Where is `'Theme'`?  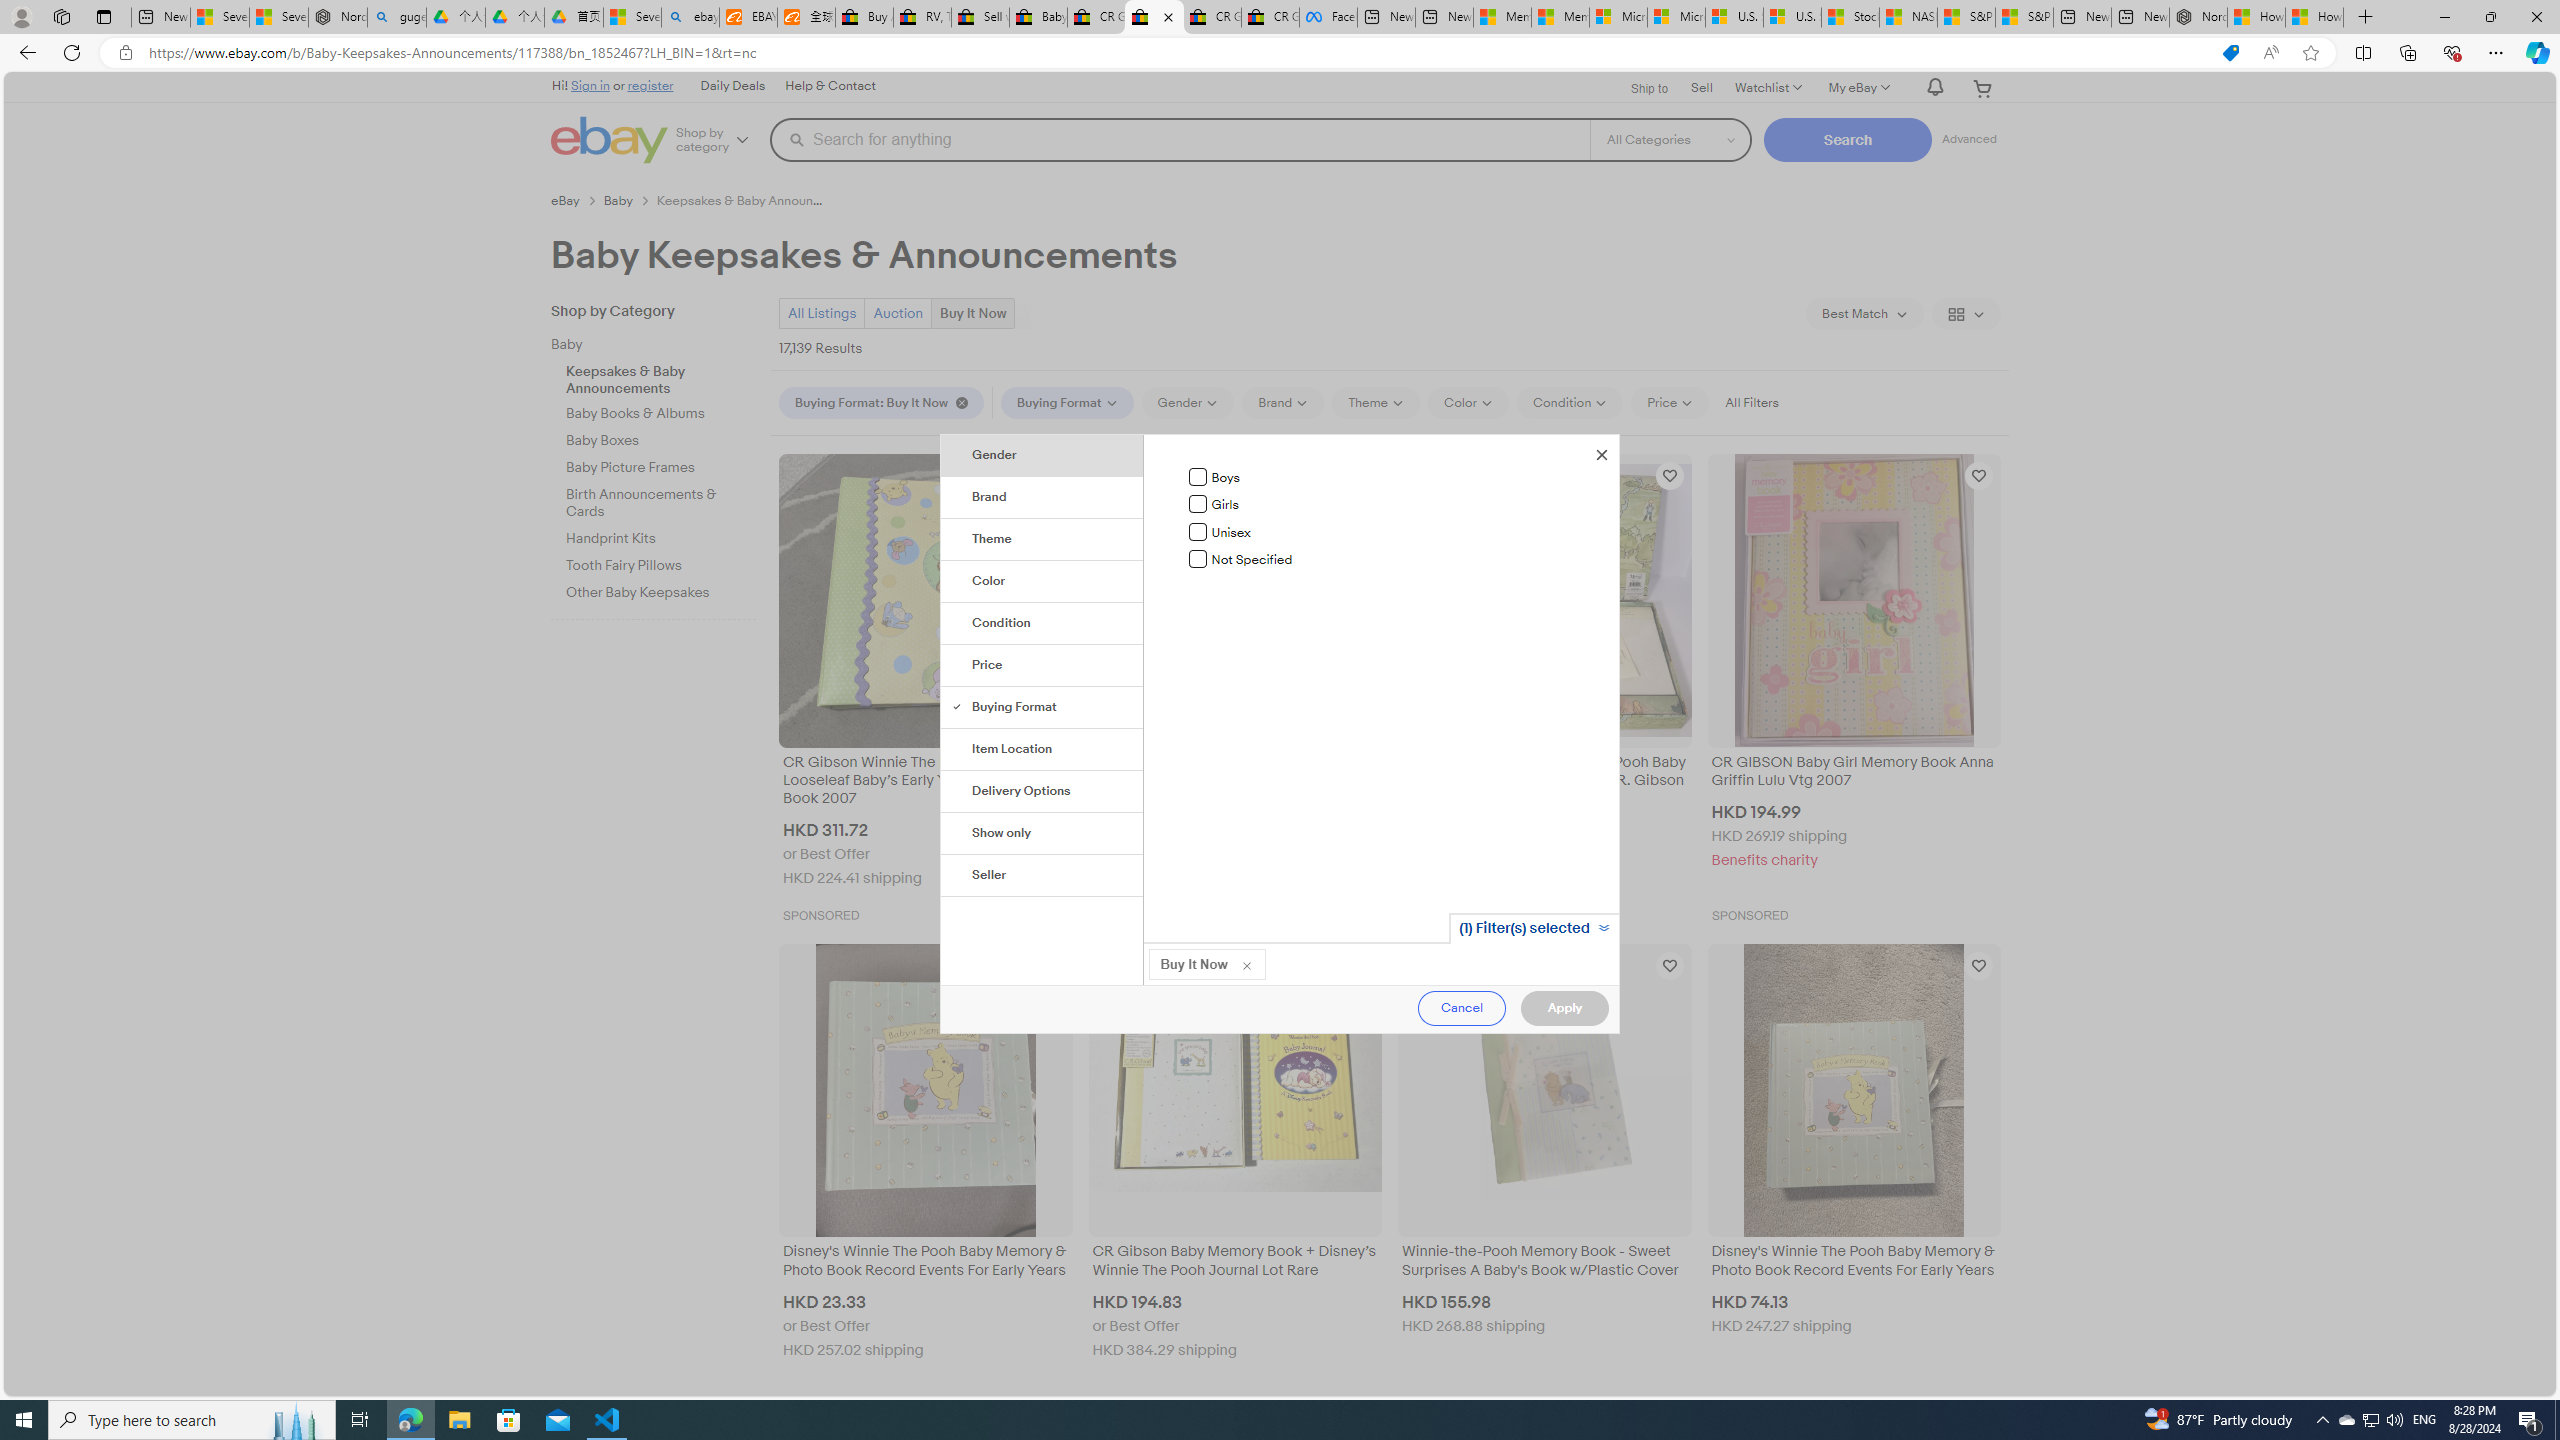 'Theme' is located at coordinates (1043, 540).